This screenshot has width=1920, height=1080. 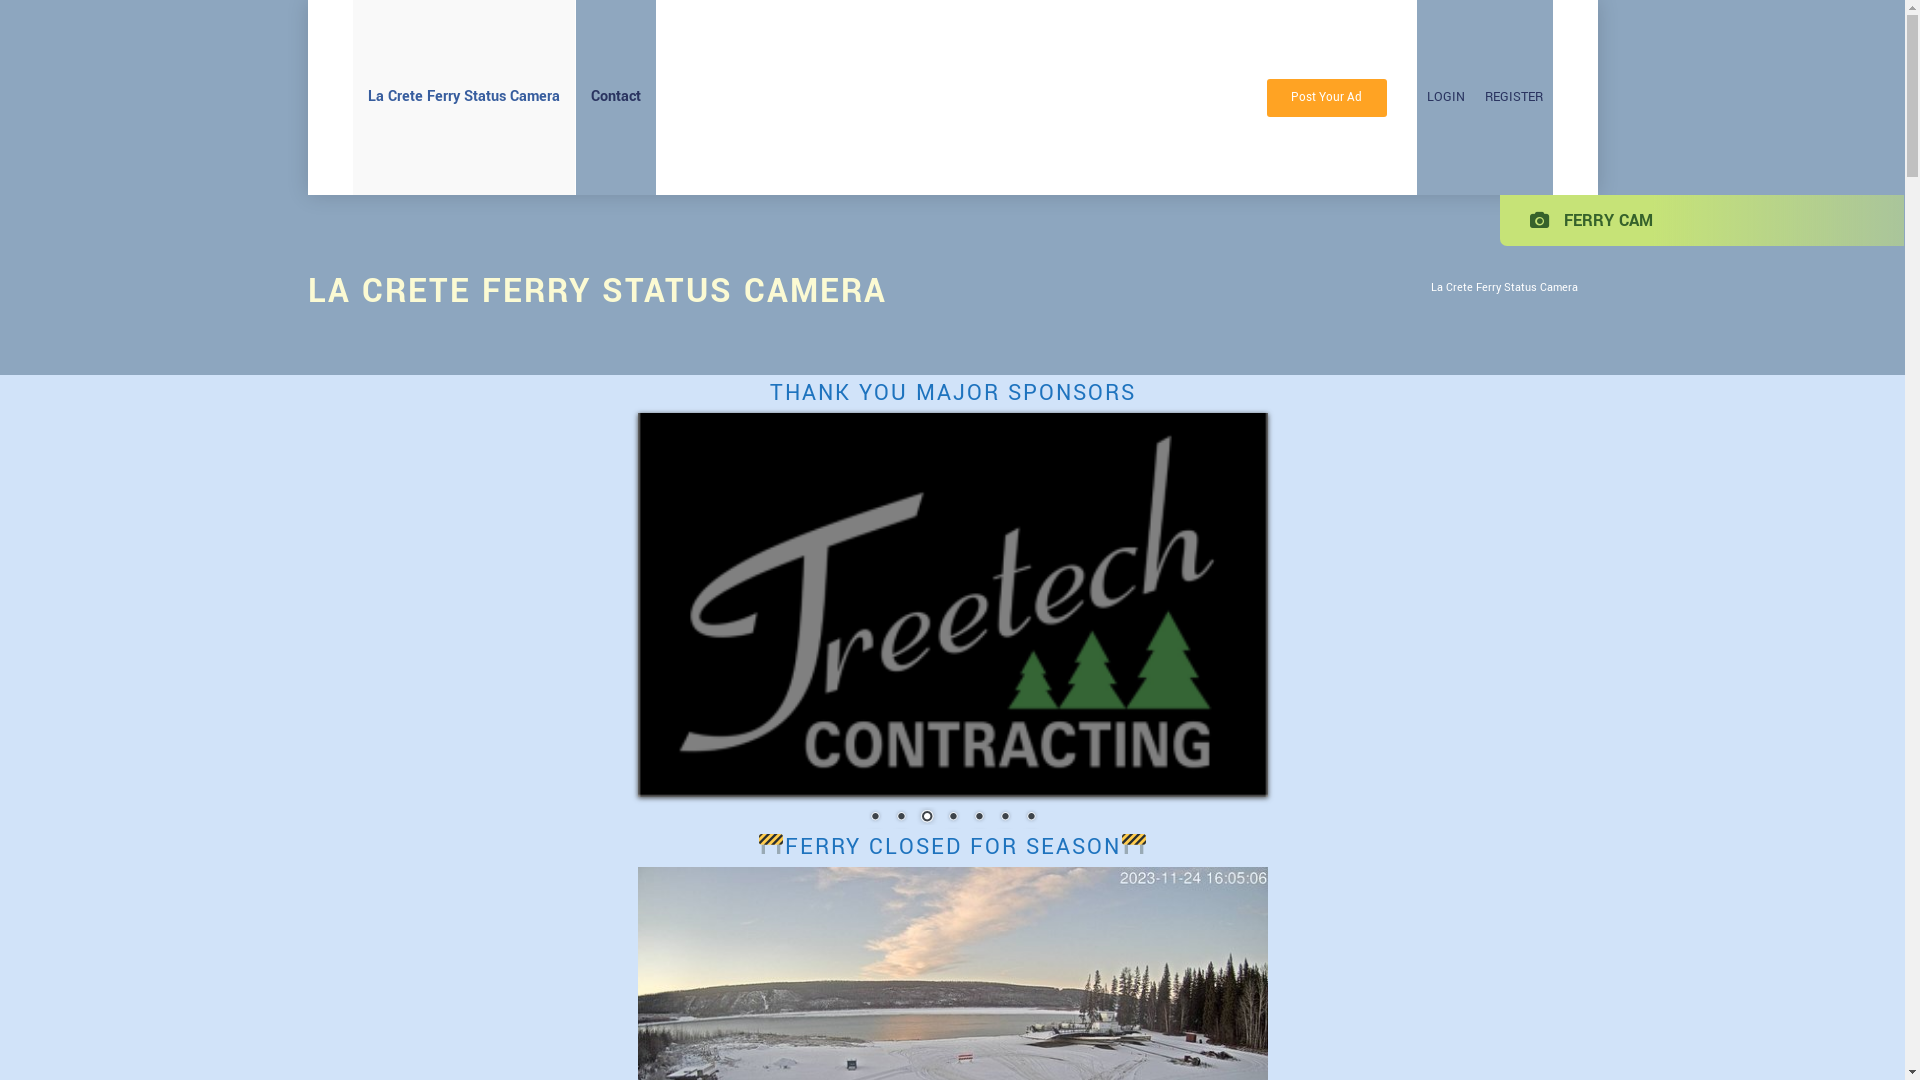 What do you see at coordinates (874, 817) in the screenshot?
I see `'1'` at bounding box center [874, 817].